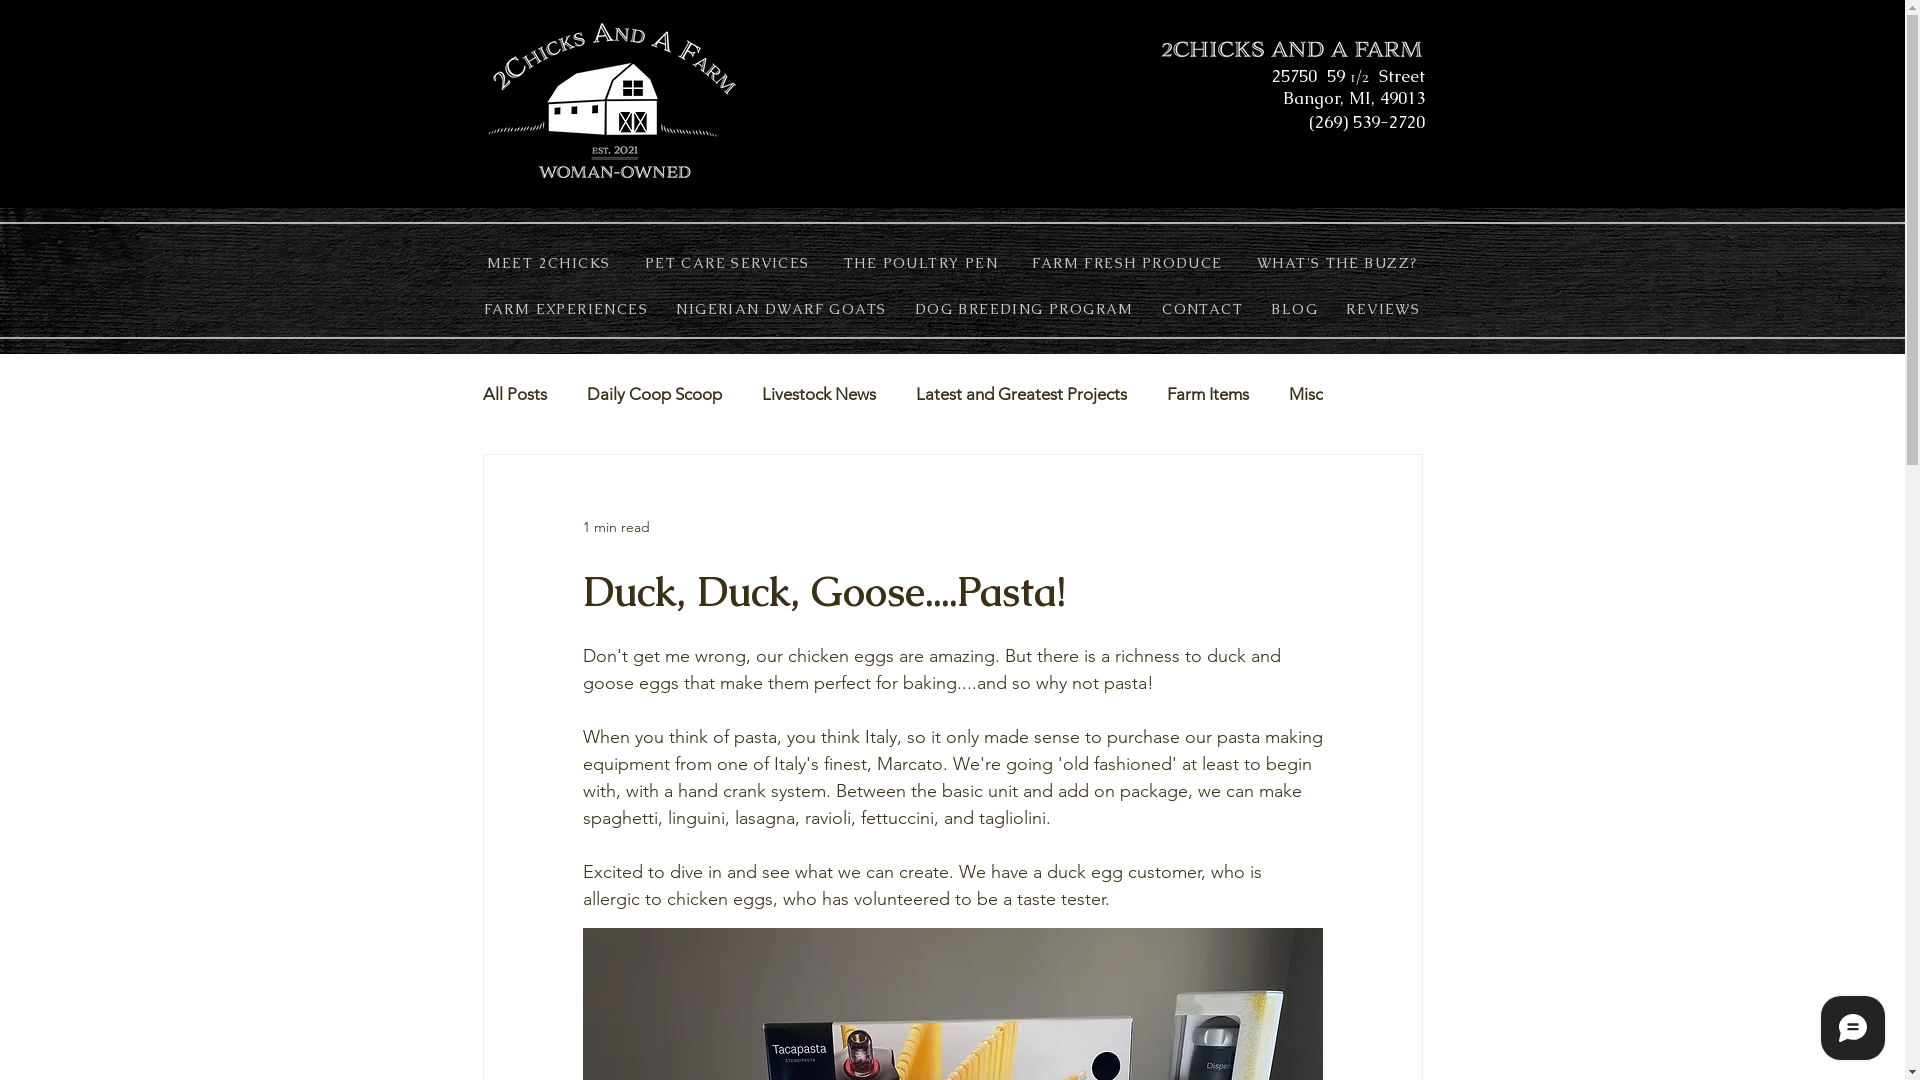  I want to click on 'NIGERIAN DWARF GOATS', so click(780, 308).